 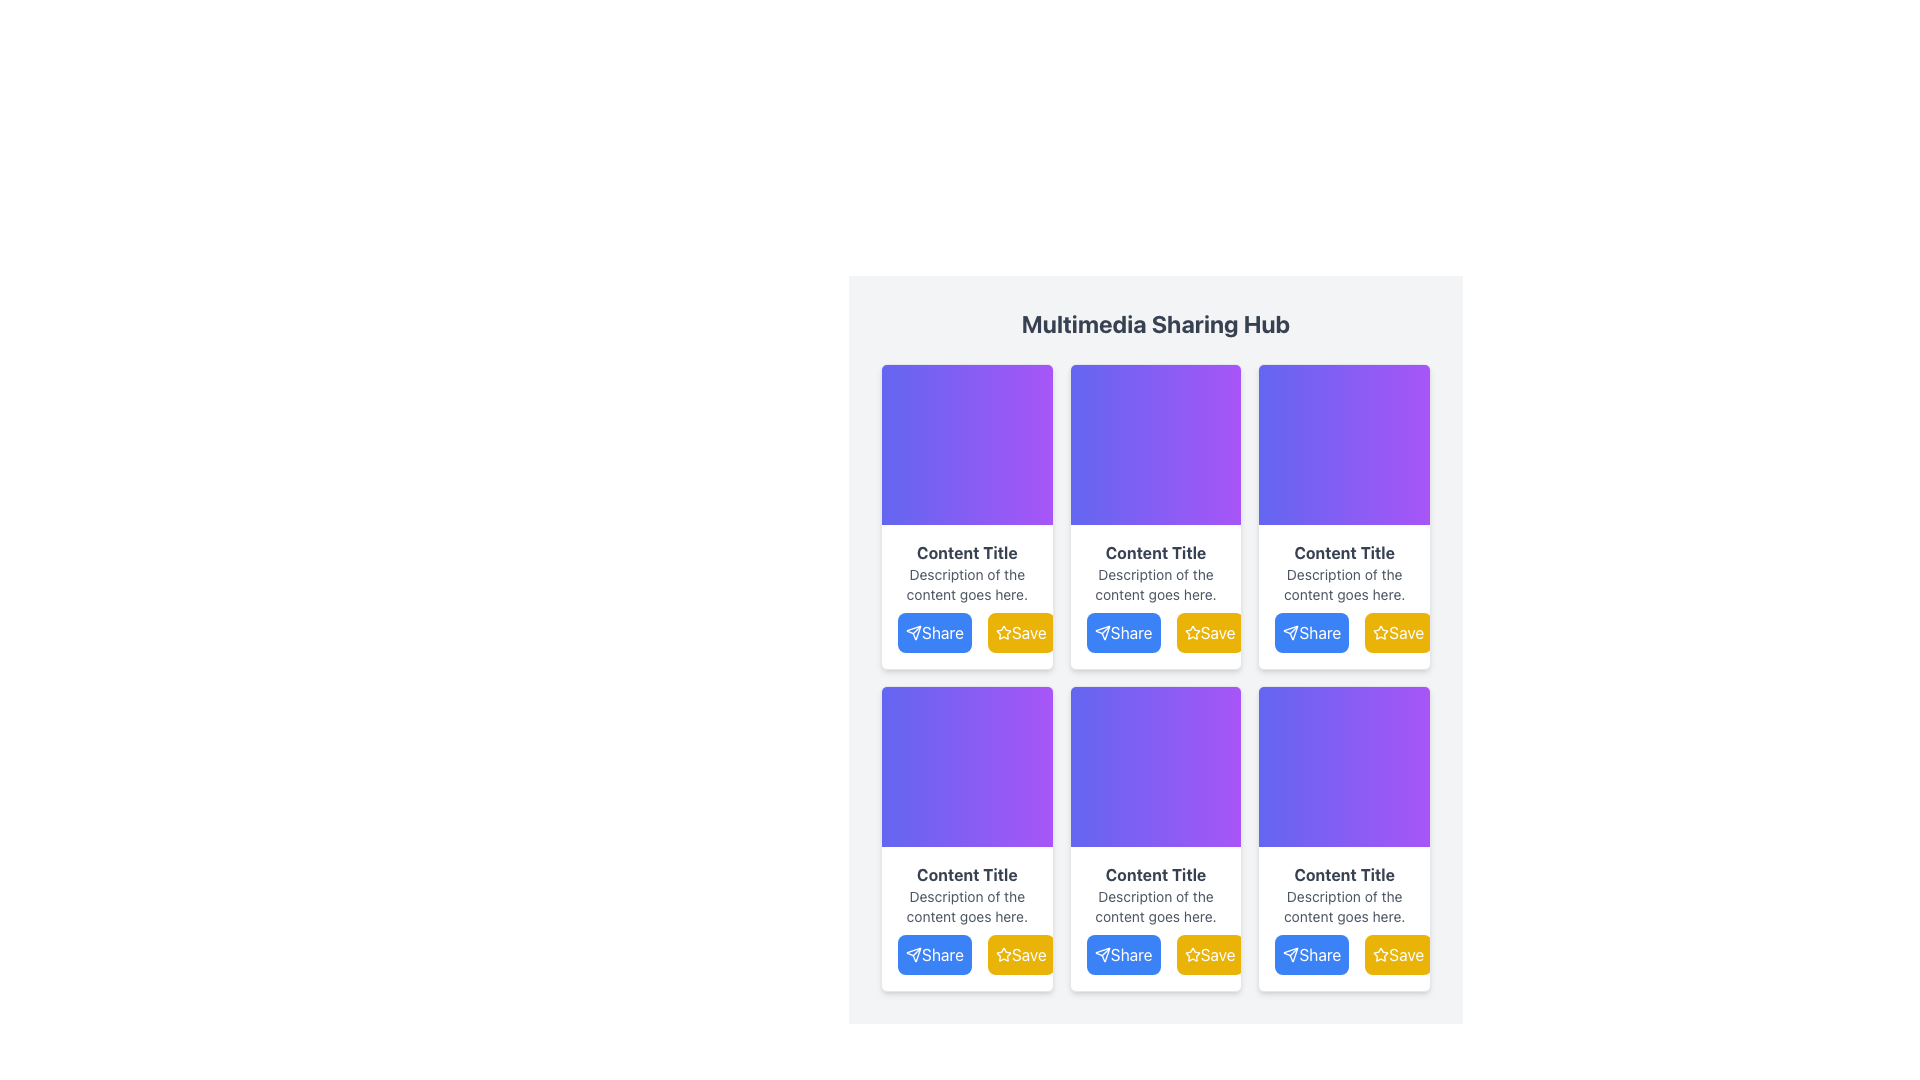 What do you see at coordinates (912, 954) in the screenshot?
I see `the share icon located within the 'Share' button at the bottom left corner card in the first column and third row of the content grid` at bounding box center [912, 954].